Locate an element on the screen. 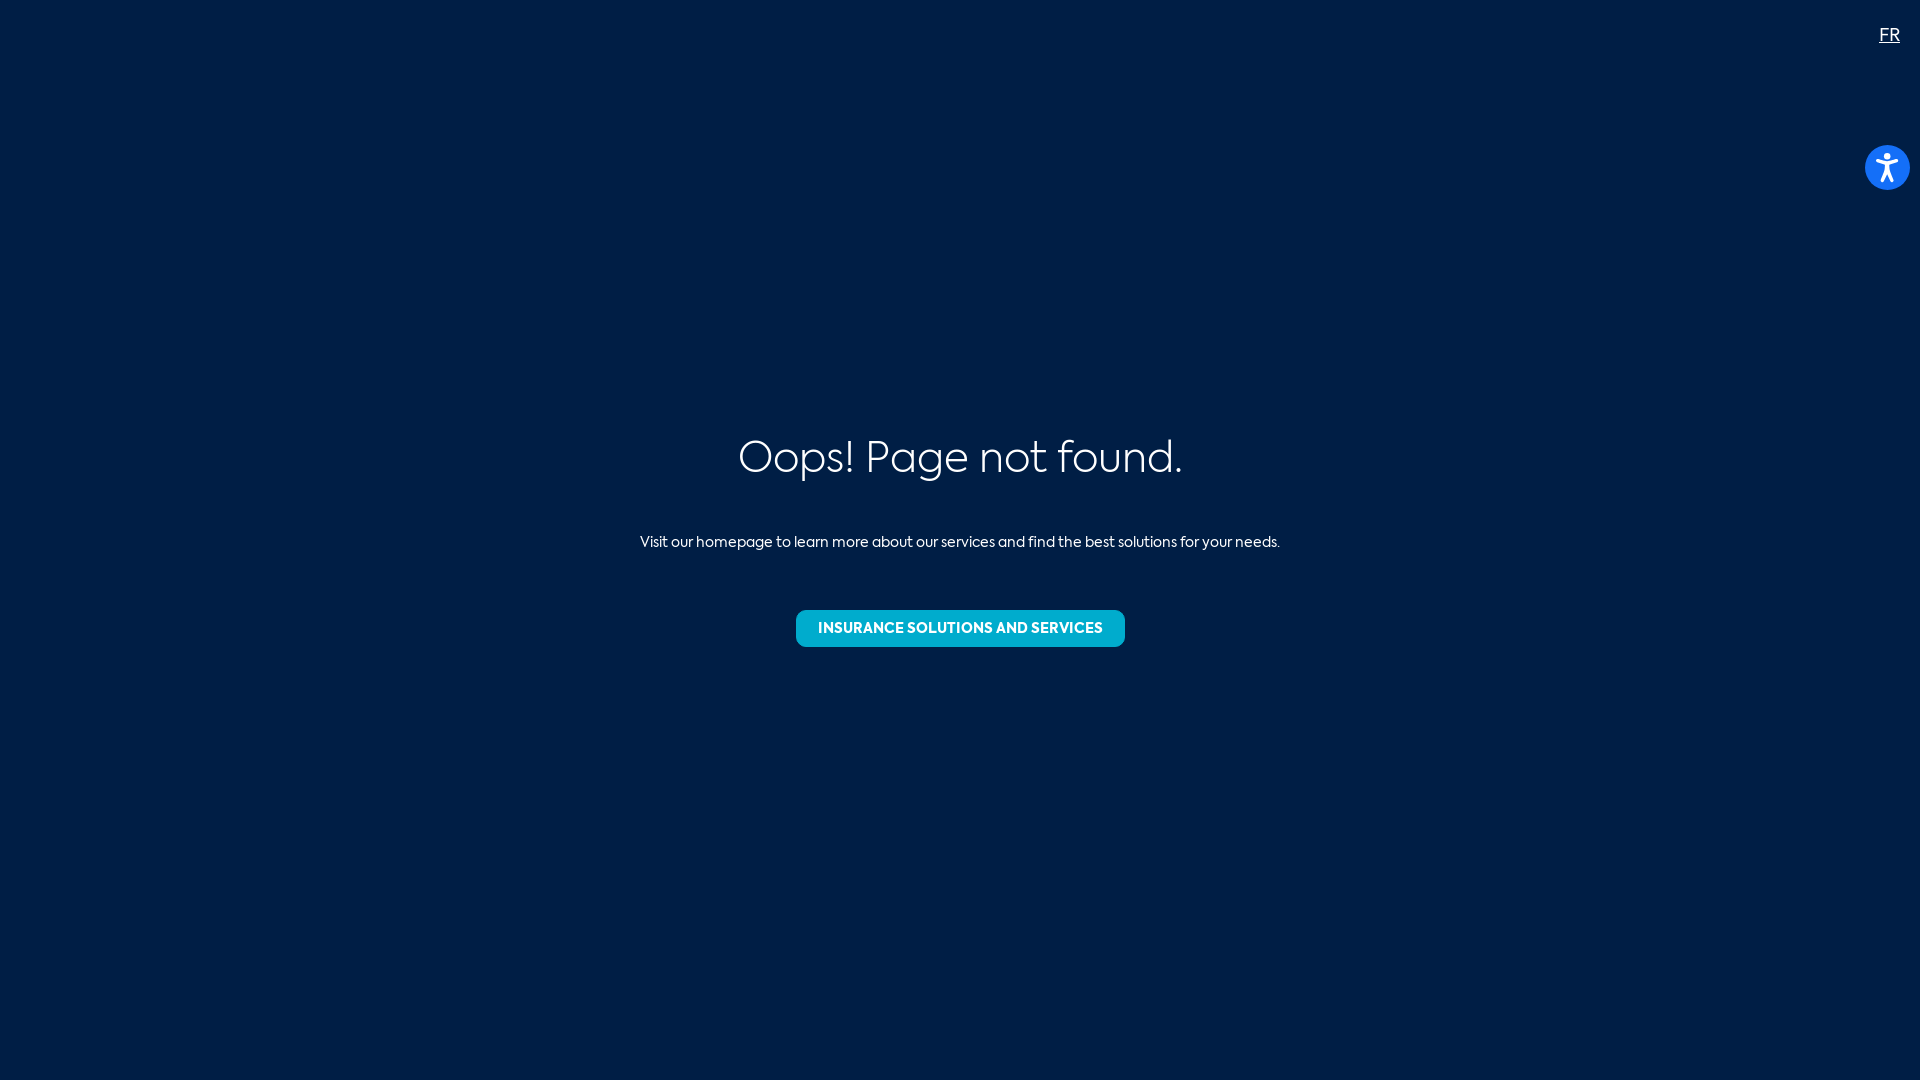 Image resolution: width=1920 pixels, height=1080 pixels. 'INSURANCE SOLUTIONS AND SERVICES' is located at coordinates (960, 627).